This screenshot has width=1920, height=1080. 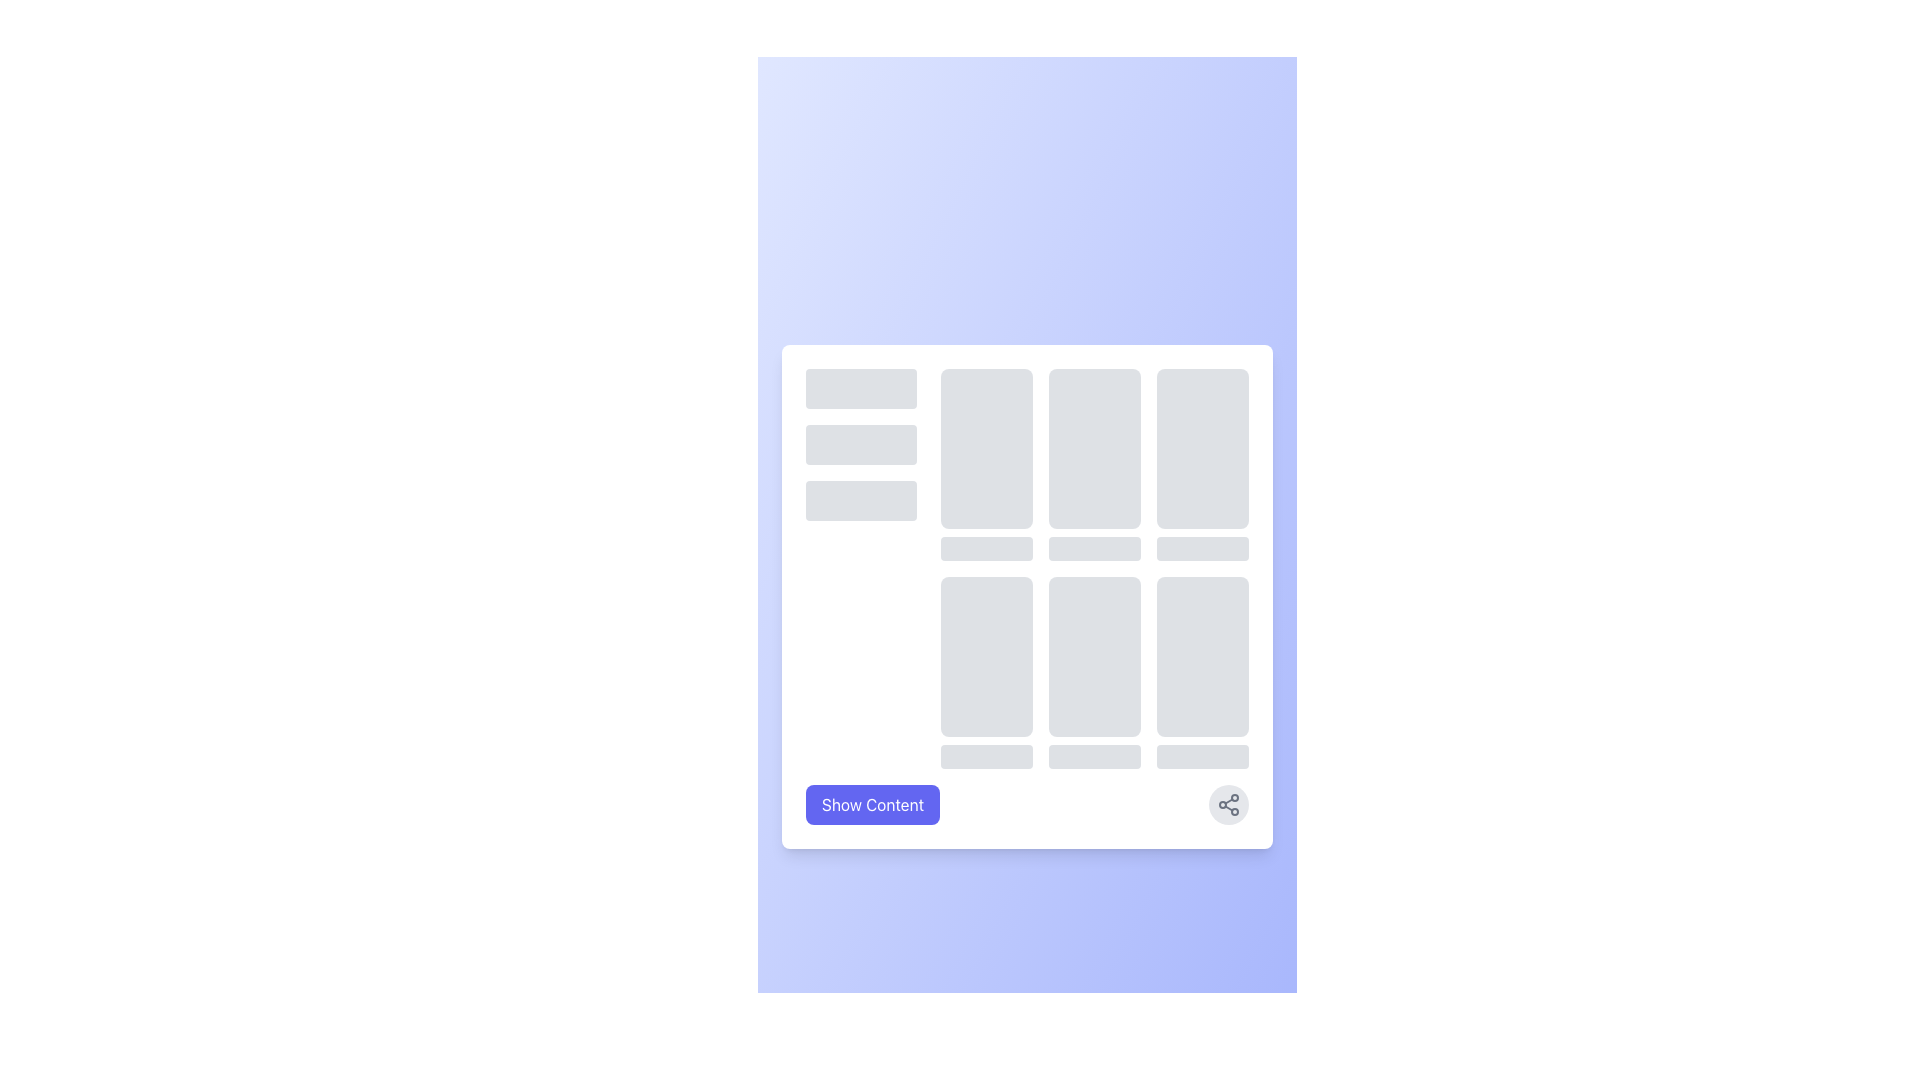 I want to click on the Placeholder or Decorative Element located at the bottom of the column layout, centered horizontally beneath a taller rounded rectangle, so click(x=986, y=756).